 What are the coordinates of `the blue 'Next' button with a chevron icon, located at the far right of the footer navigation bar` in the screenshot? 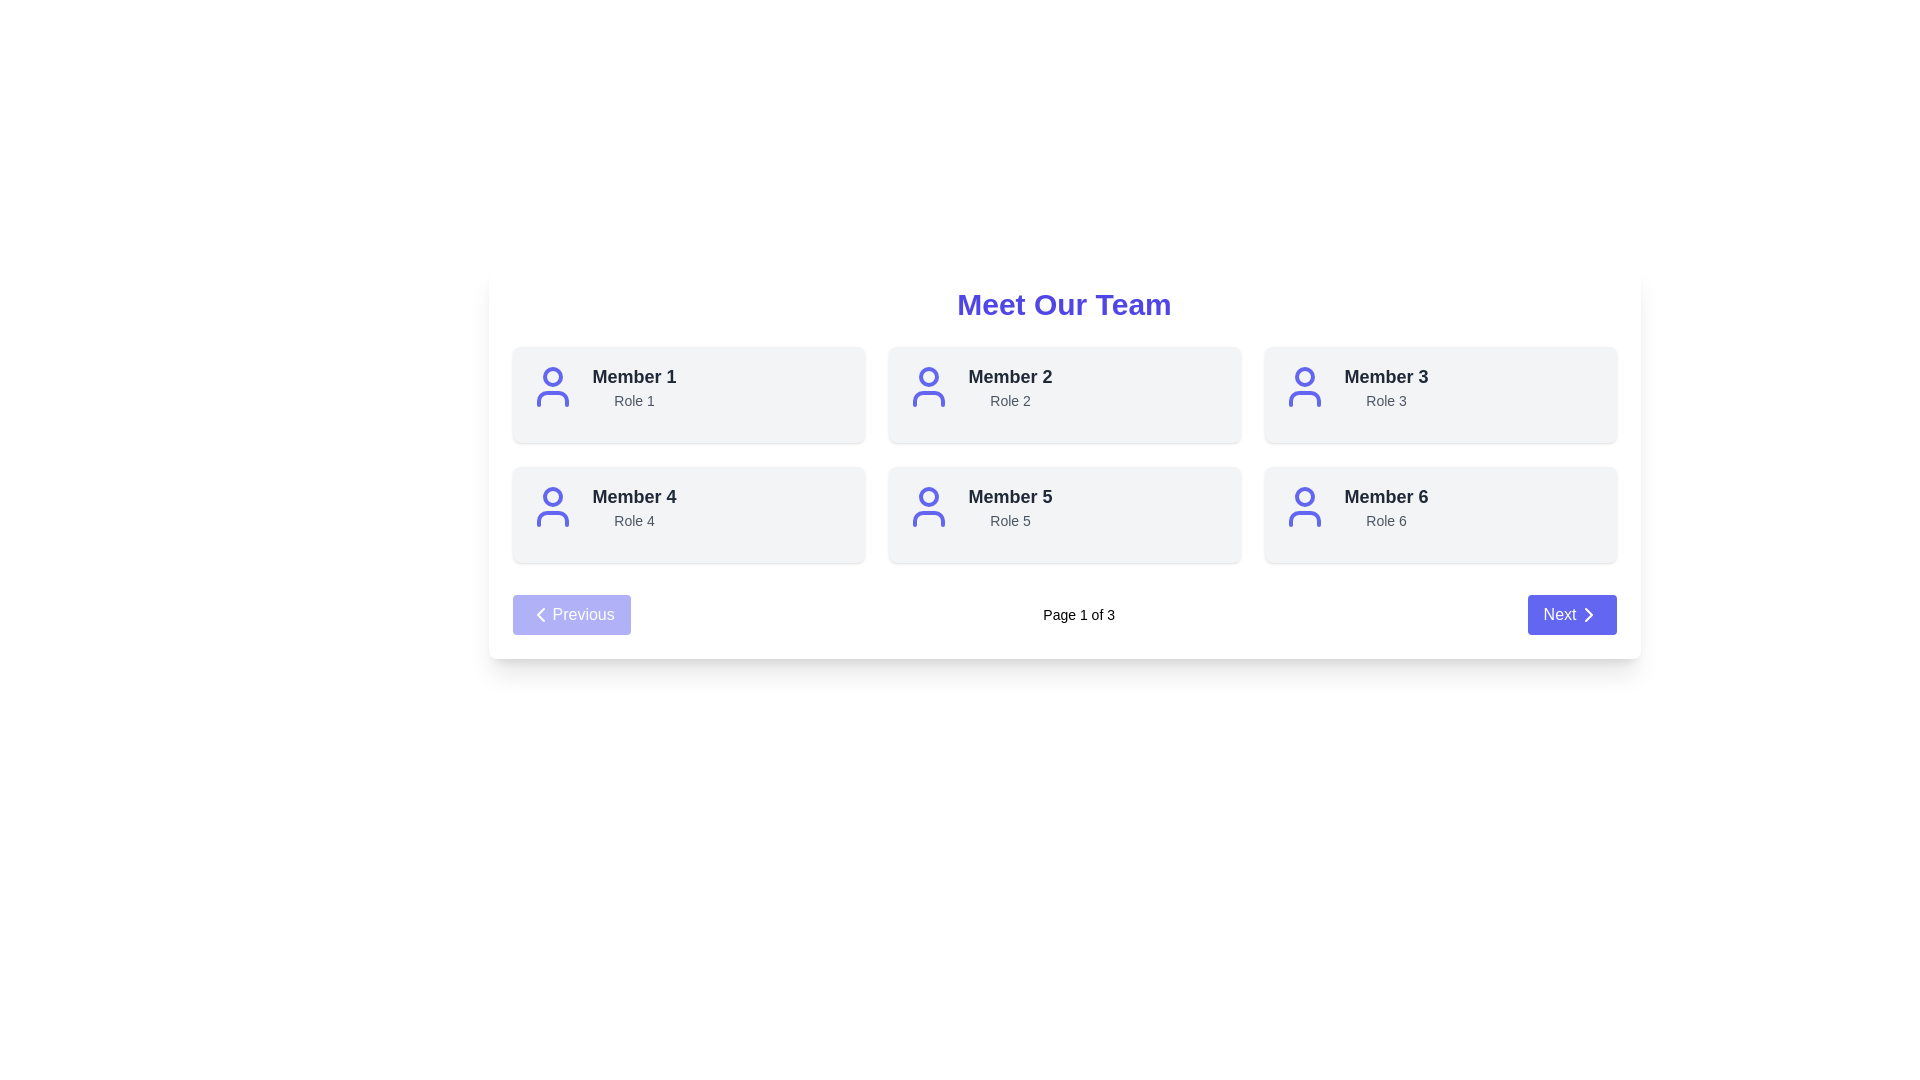 It's located at (1571, 613).